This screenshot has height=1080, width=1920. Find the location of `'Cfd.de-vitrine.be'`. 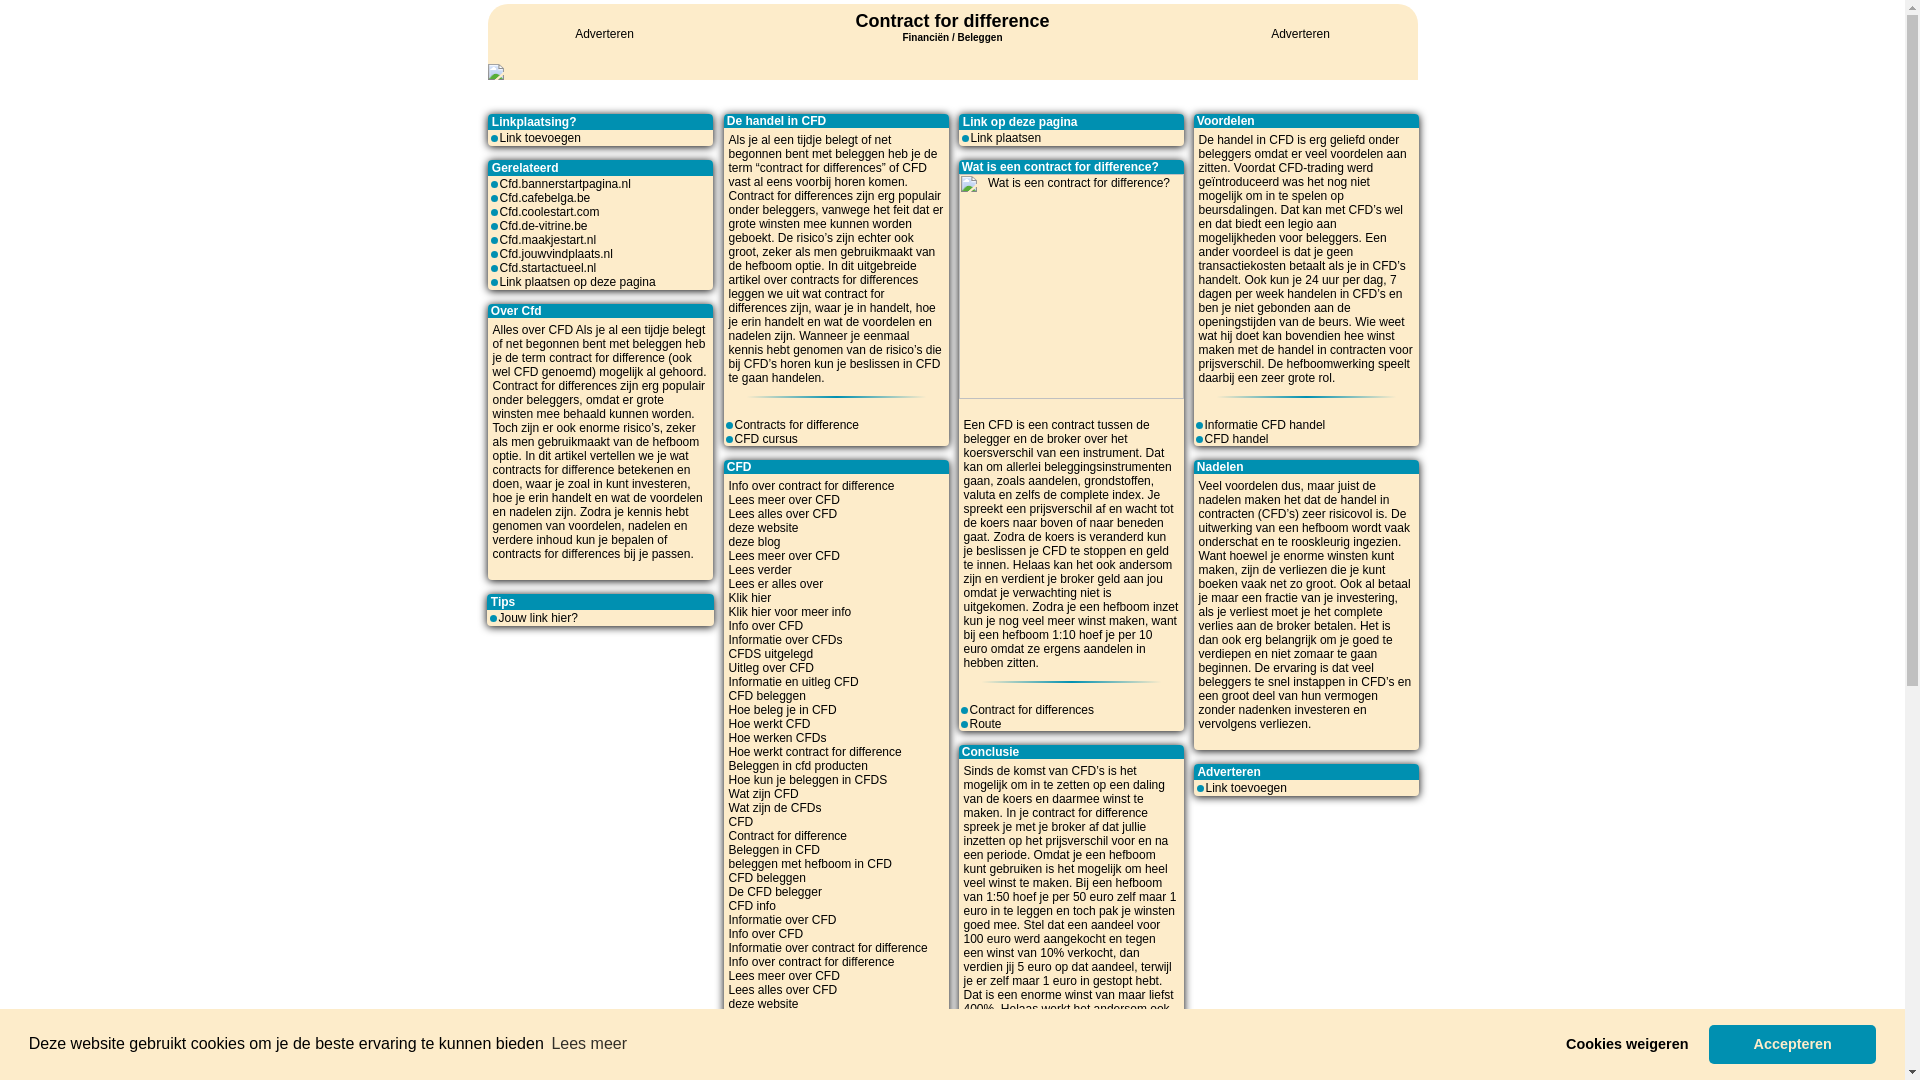

'Cfd.de-vitrine.be' is located at coordinates (543, 225).